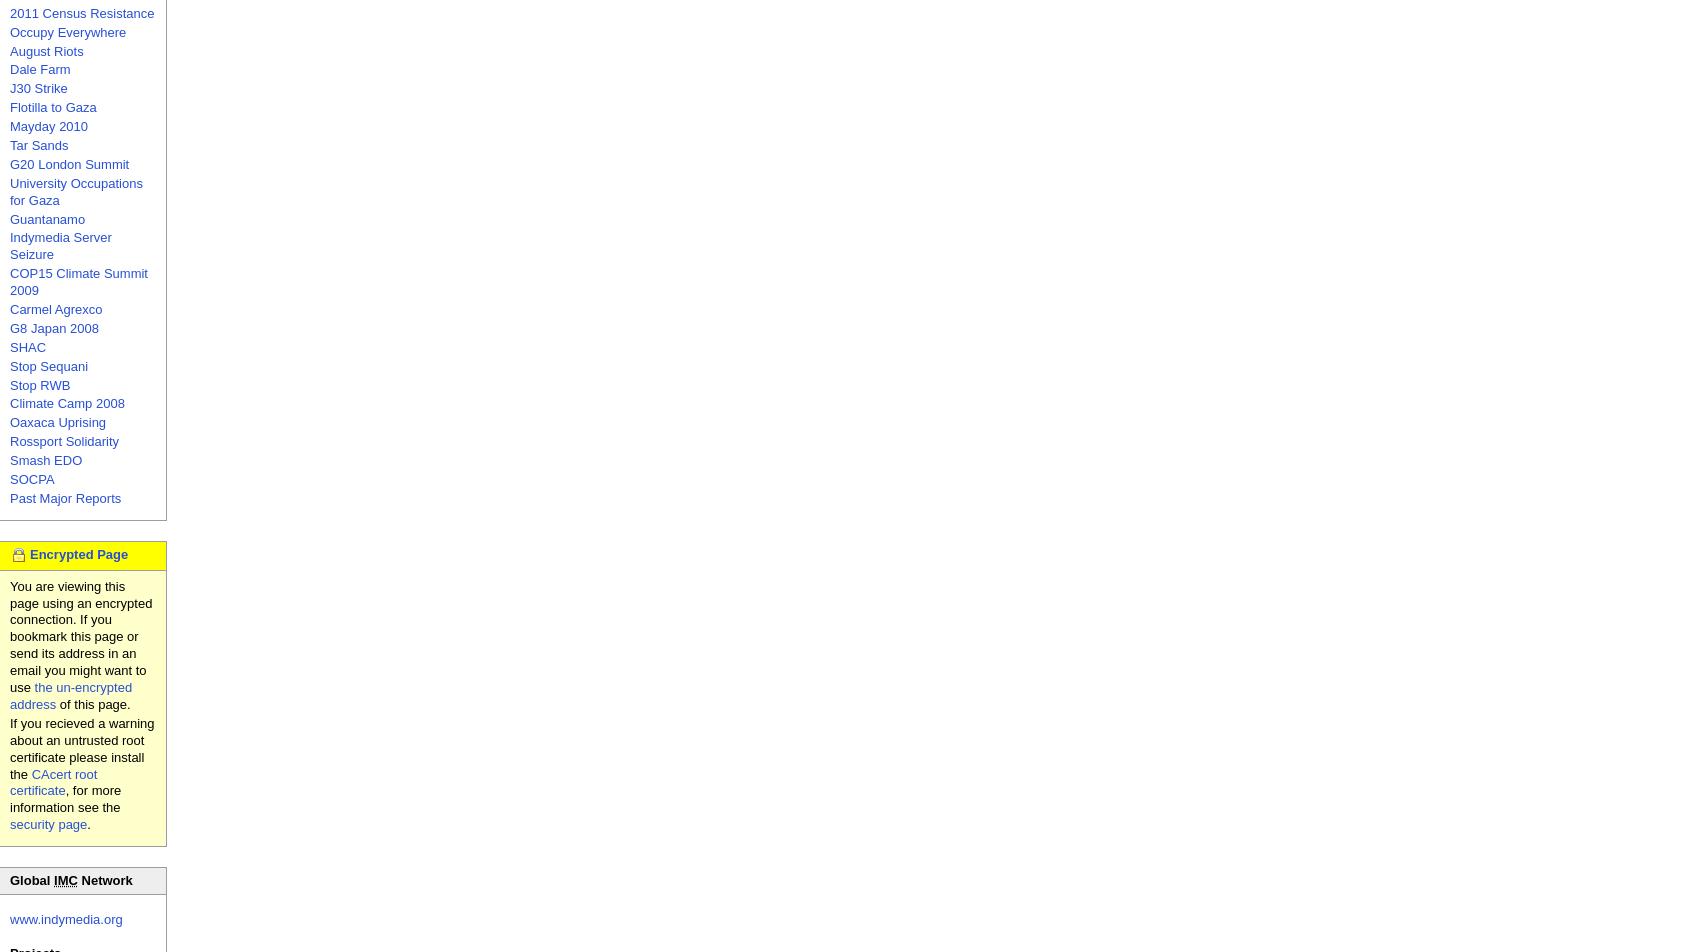 Image resolution: width=1693 pixels, height=952 pixels. I want to click on 'SHAC', so click(8, 346).